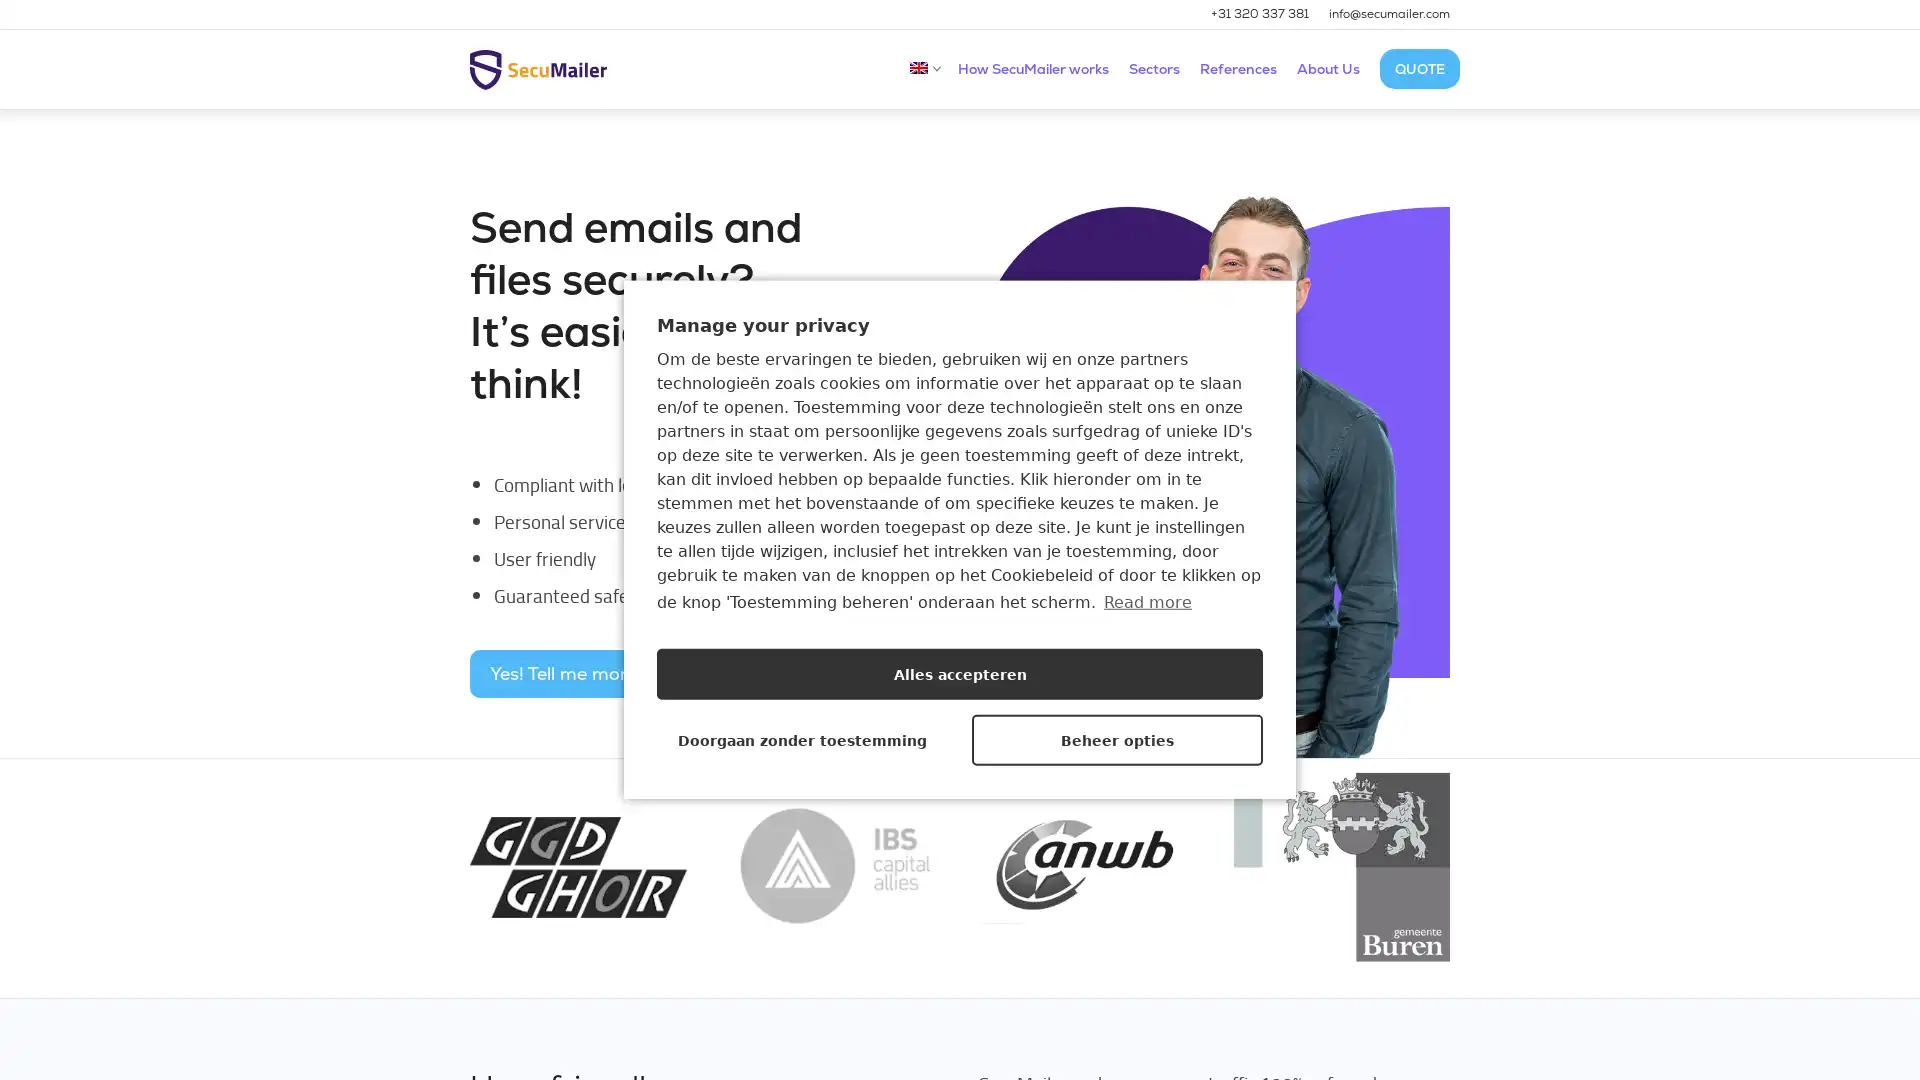  What do you see at coordinates (1116, 740) in the screenshot?
I see `Beheer opties` at bounding box center [1116, 740].